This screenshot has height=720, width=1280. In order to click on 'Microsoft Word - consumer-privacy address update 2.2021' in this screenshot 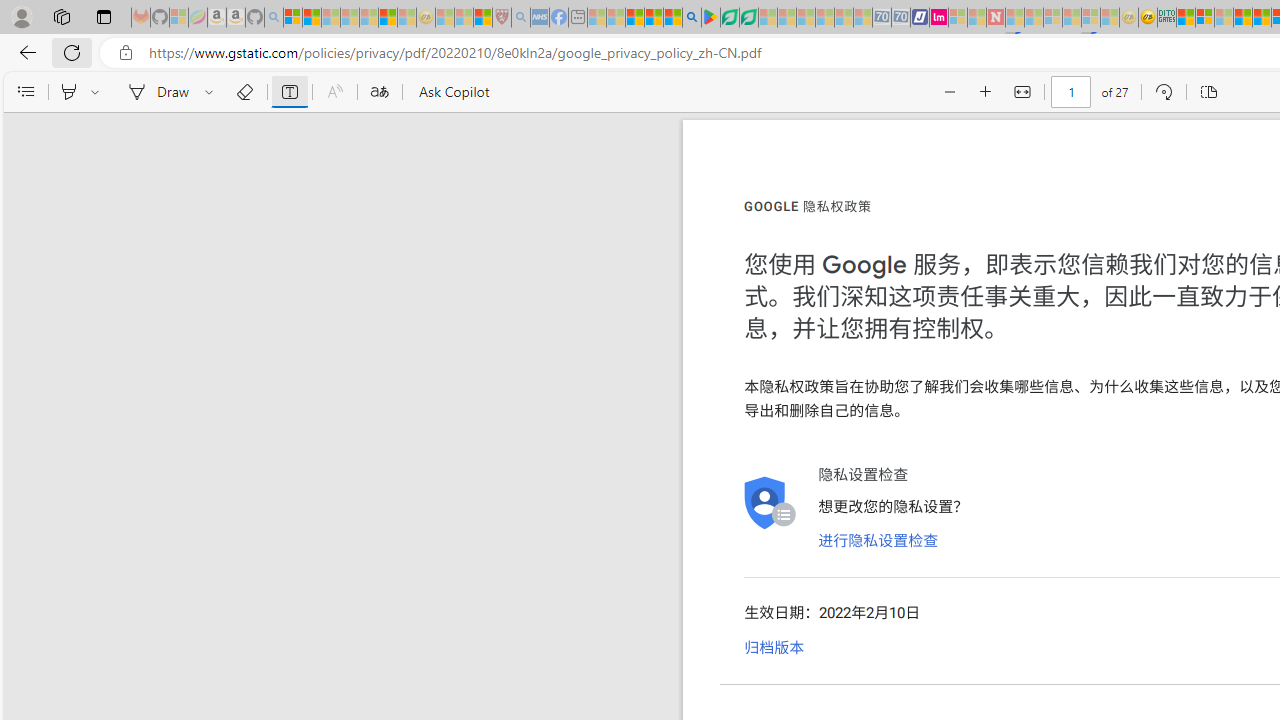, I will do `click(747, 17)`.